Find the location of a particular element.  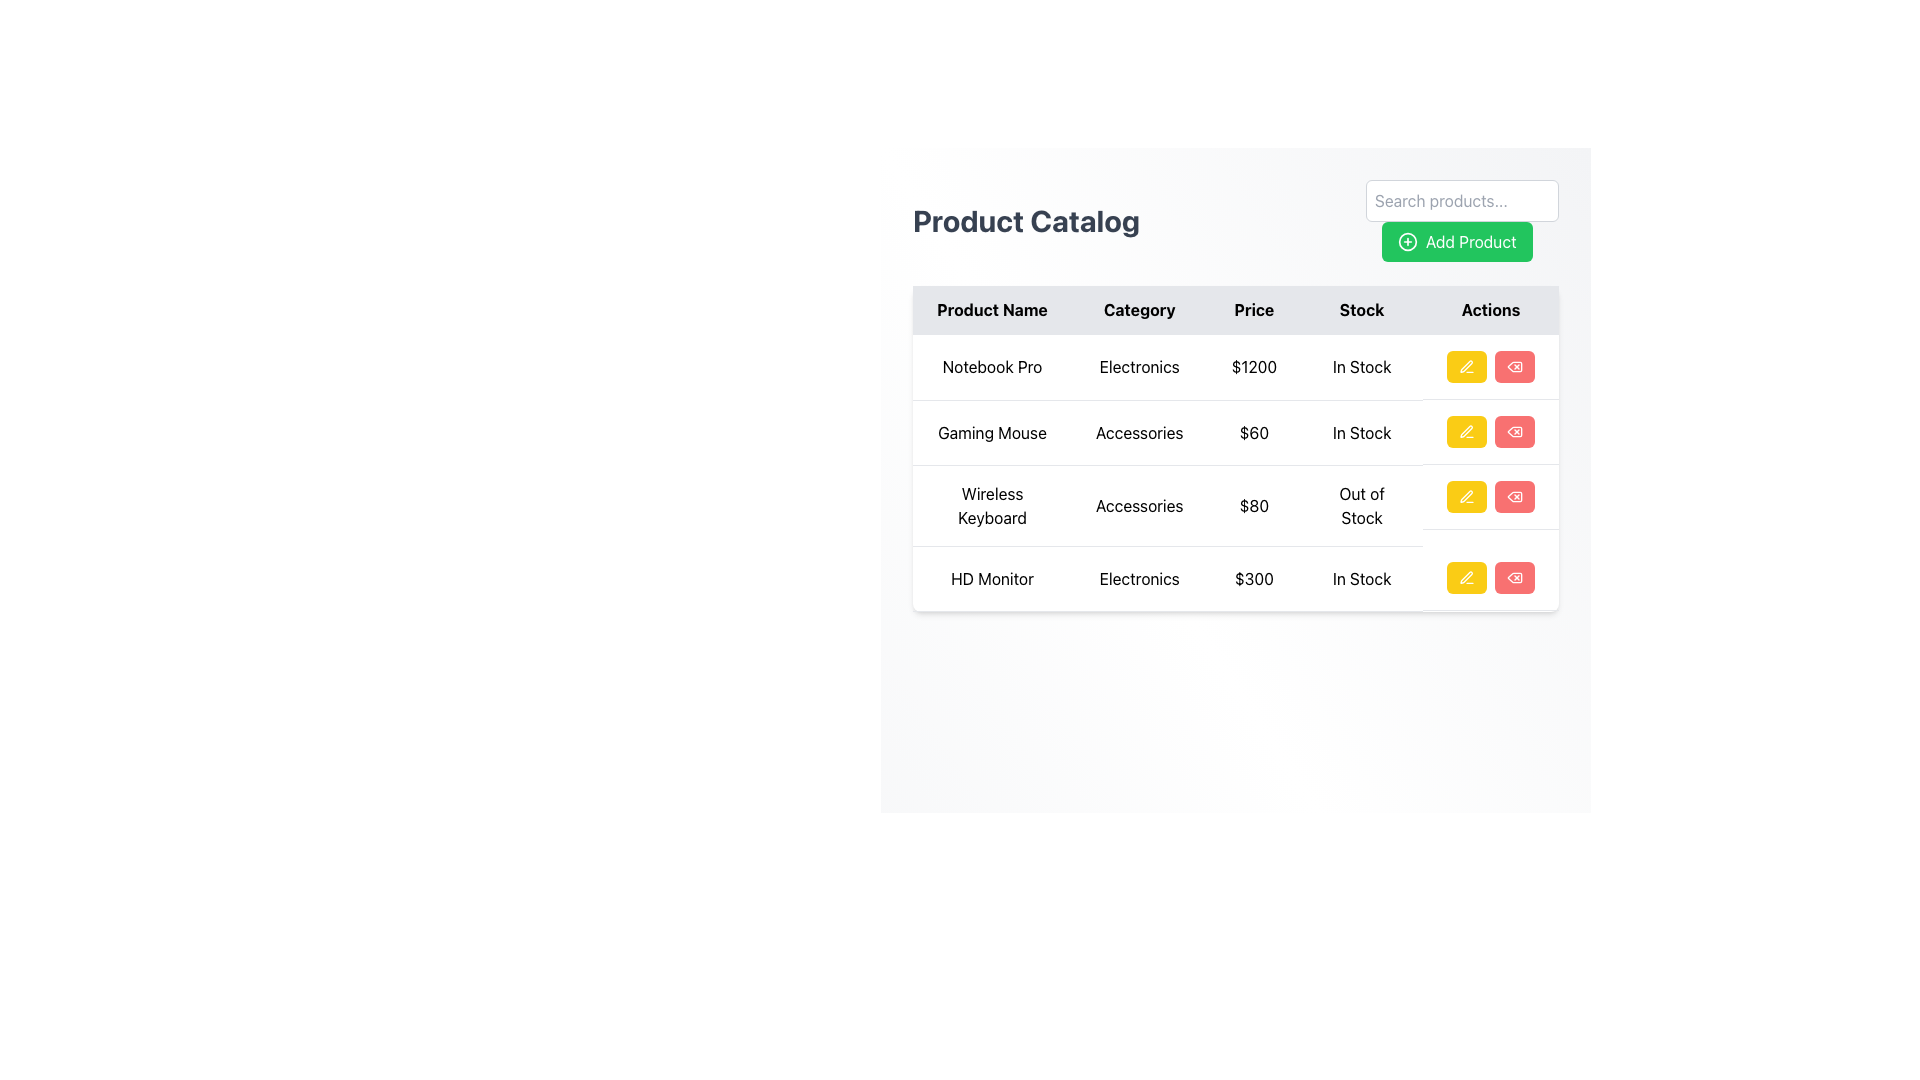

text displayed in the price cell located in the fourth row and third column of the table under the 'Price' header, which shows the price of the item as $300 is located at coordinates (1253, 578).